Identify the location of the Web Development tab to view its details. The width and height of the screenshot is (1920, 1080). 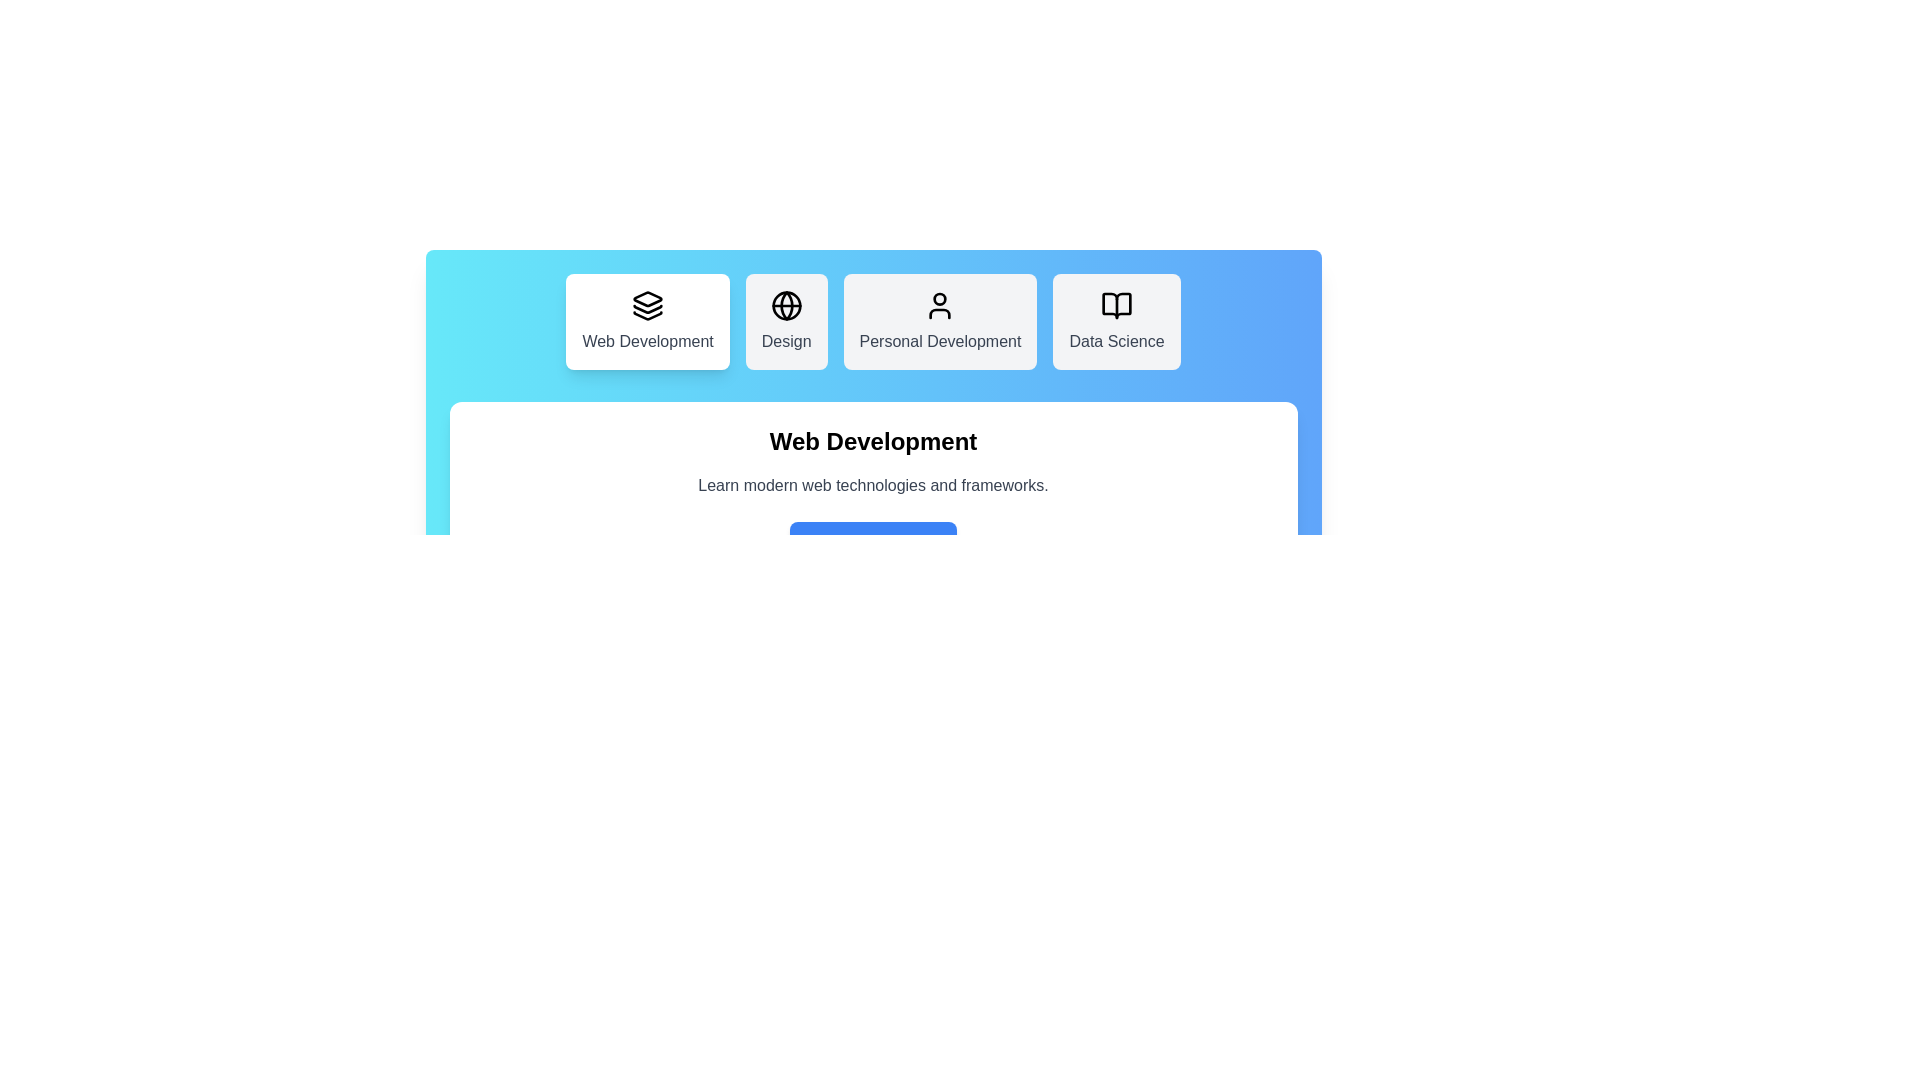
(648, 320).